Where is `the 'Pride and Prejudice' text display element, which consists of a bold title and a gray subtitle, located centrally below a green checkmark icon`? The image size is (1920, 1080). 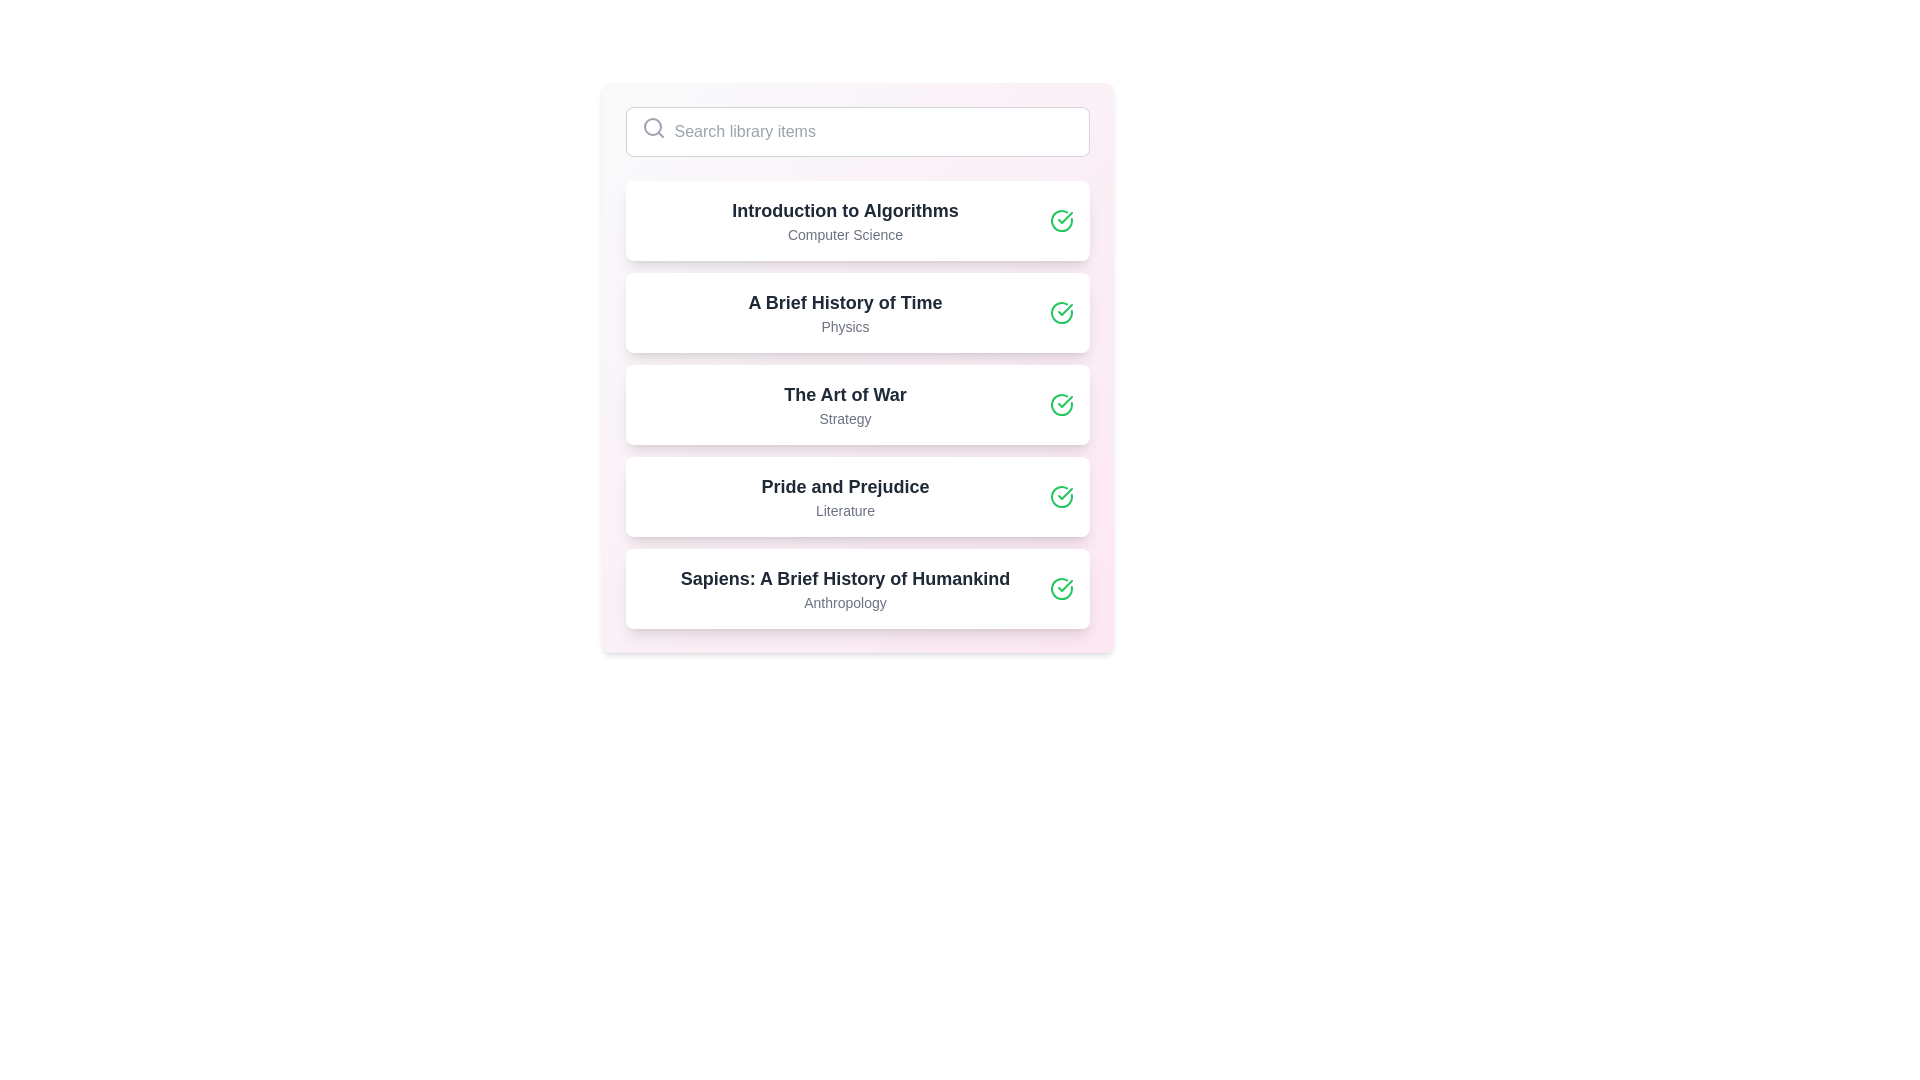 the 'Pride and Prejudice' text display element, which consists of a bold title and a gray subtitle, located centrally below a green checkmark icon is located at coordinates (845, 496).